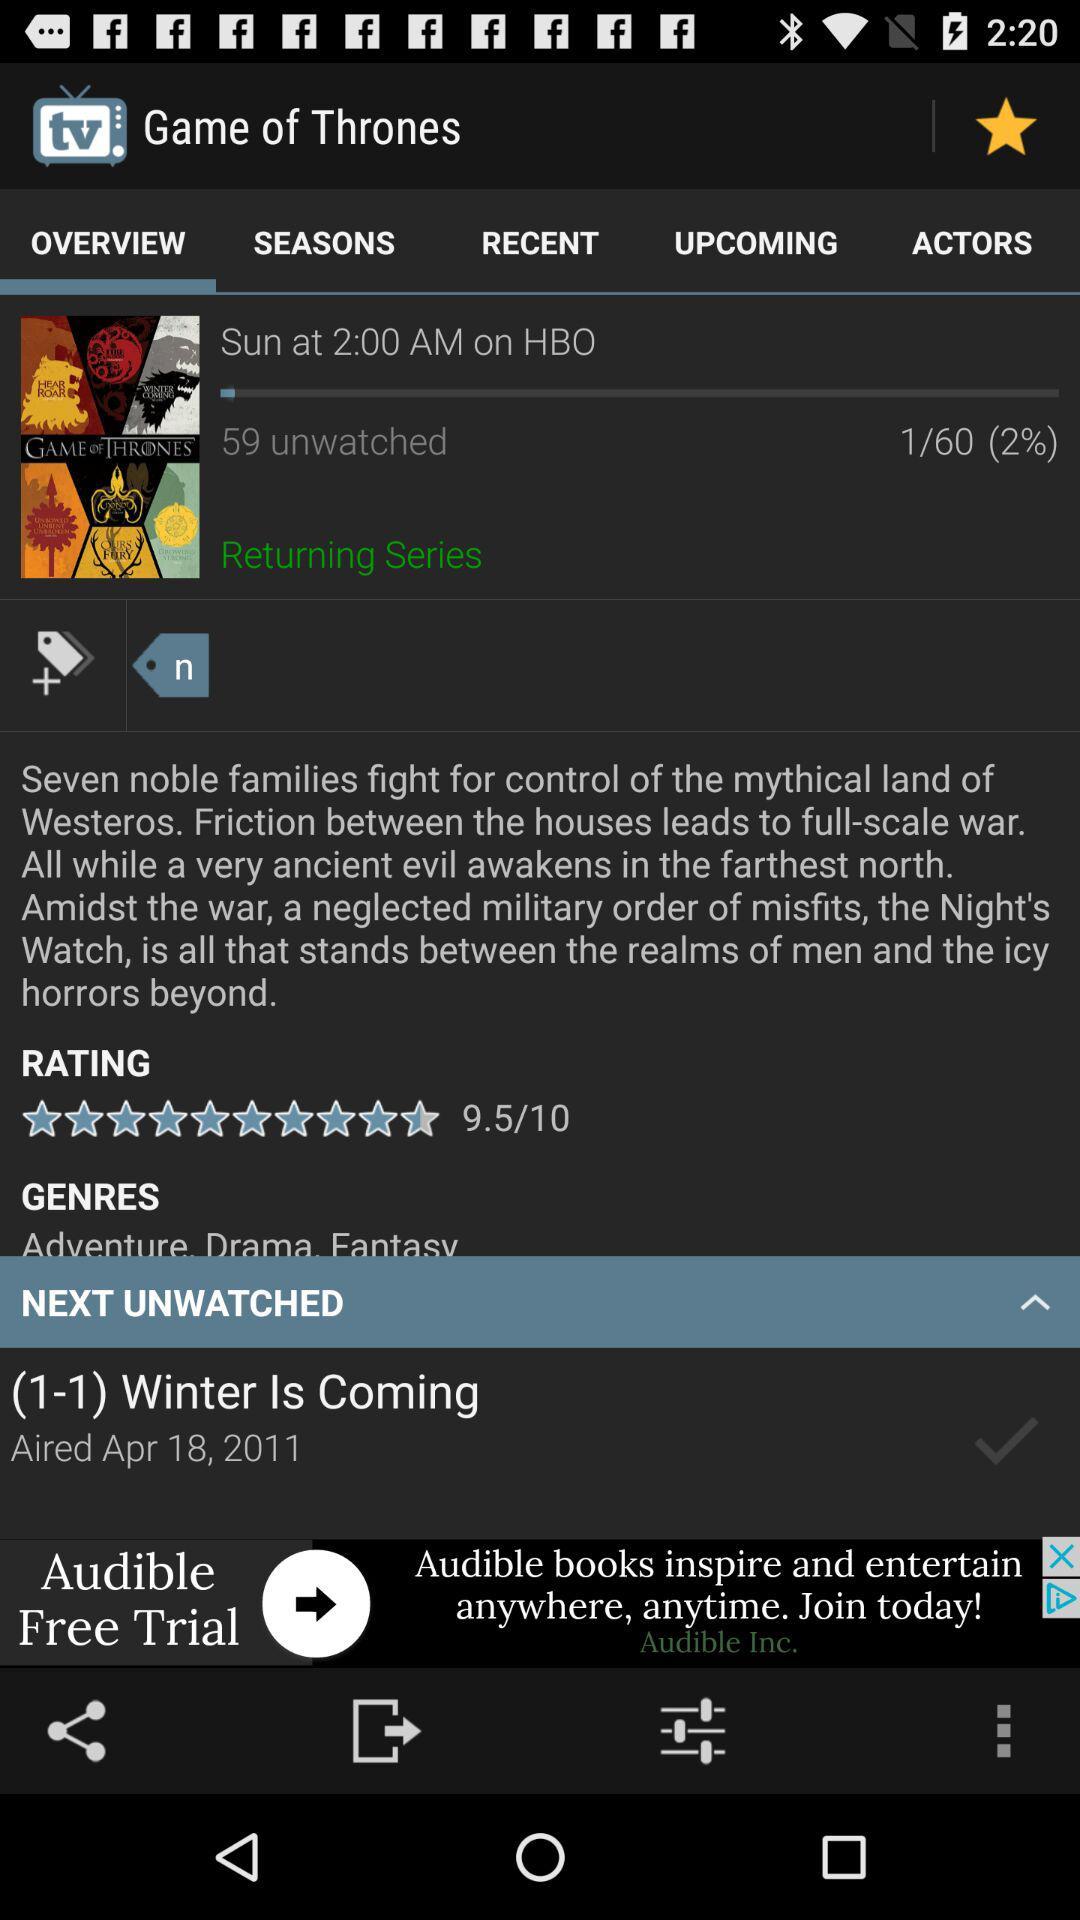 The height and width of the screenshot is (1920, 1080). What do you see at coordinates (1006, 124) in the screenshot?
I see `favorites it` at bounding box center [1006, 124].